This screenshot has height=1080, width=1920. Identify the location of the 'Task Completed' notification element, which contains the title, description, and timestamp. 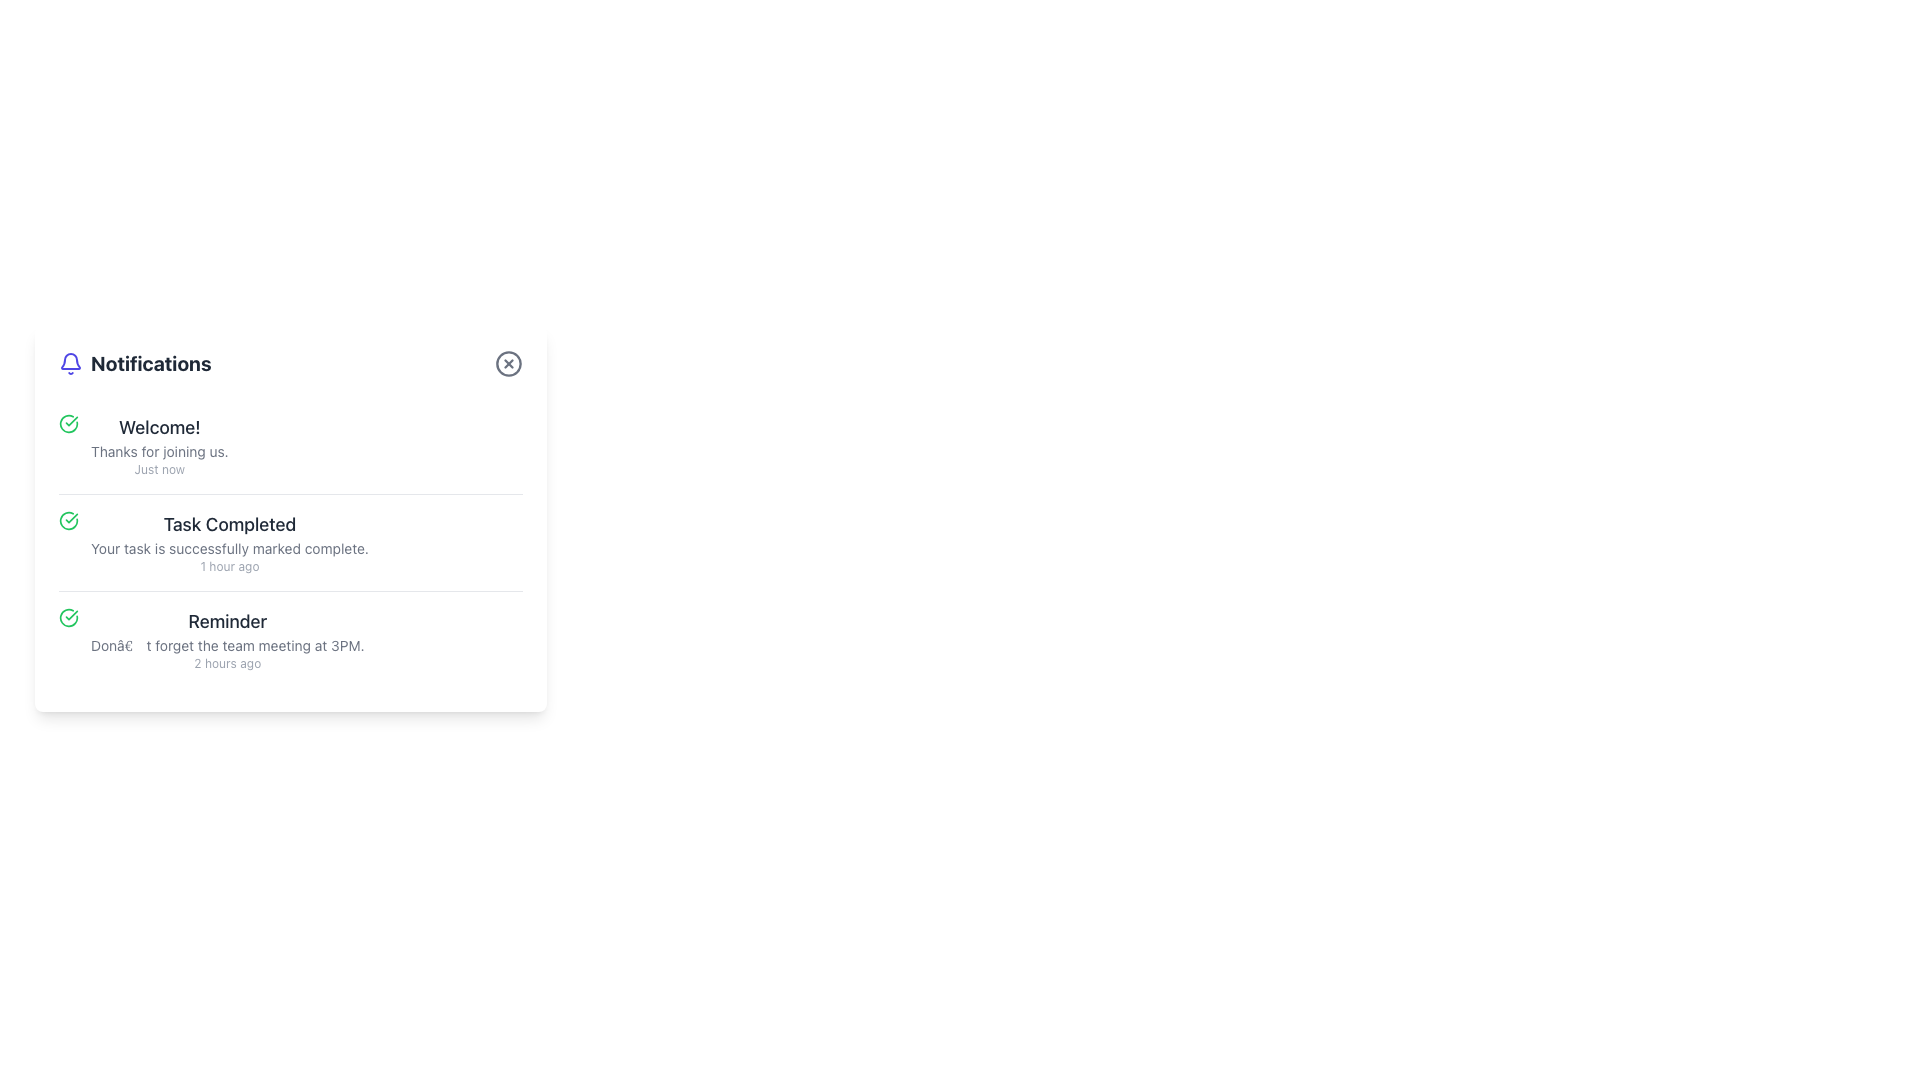
(230, 543).